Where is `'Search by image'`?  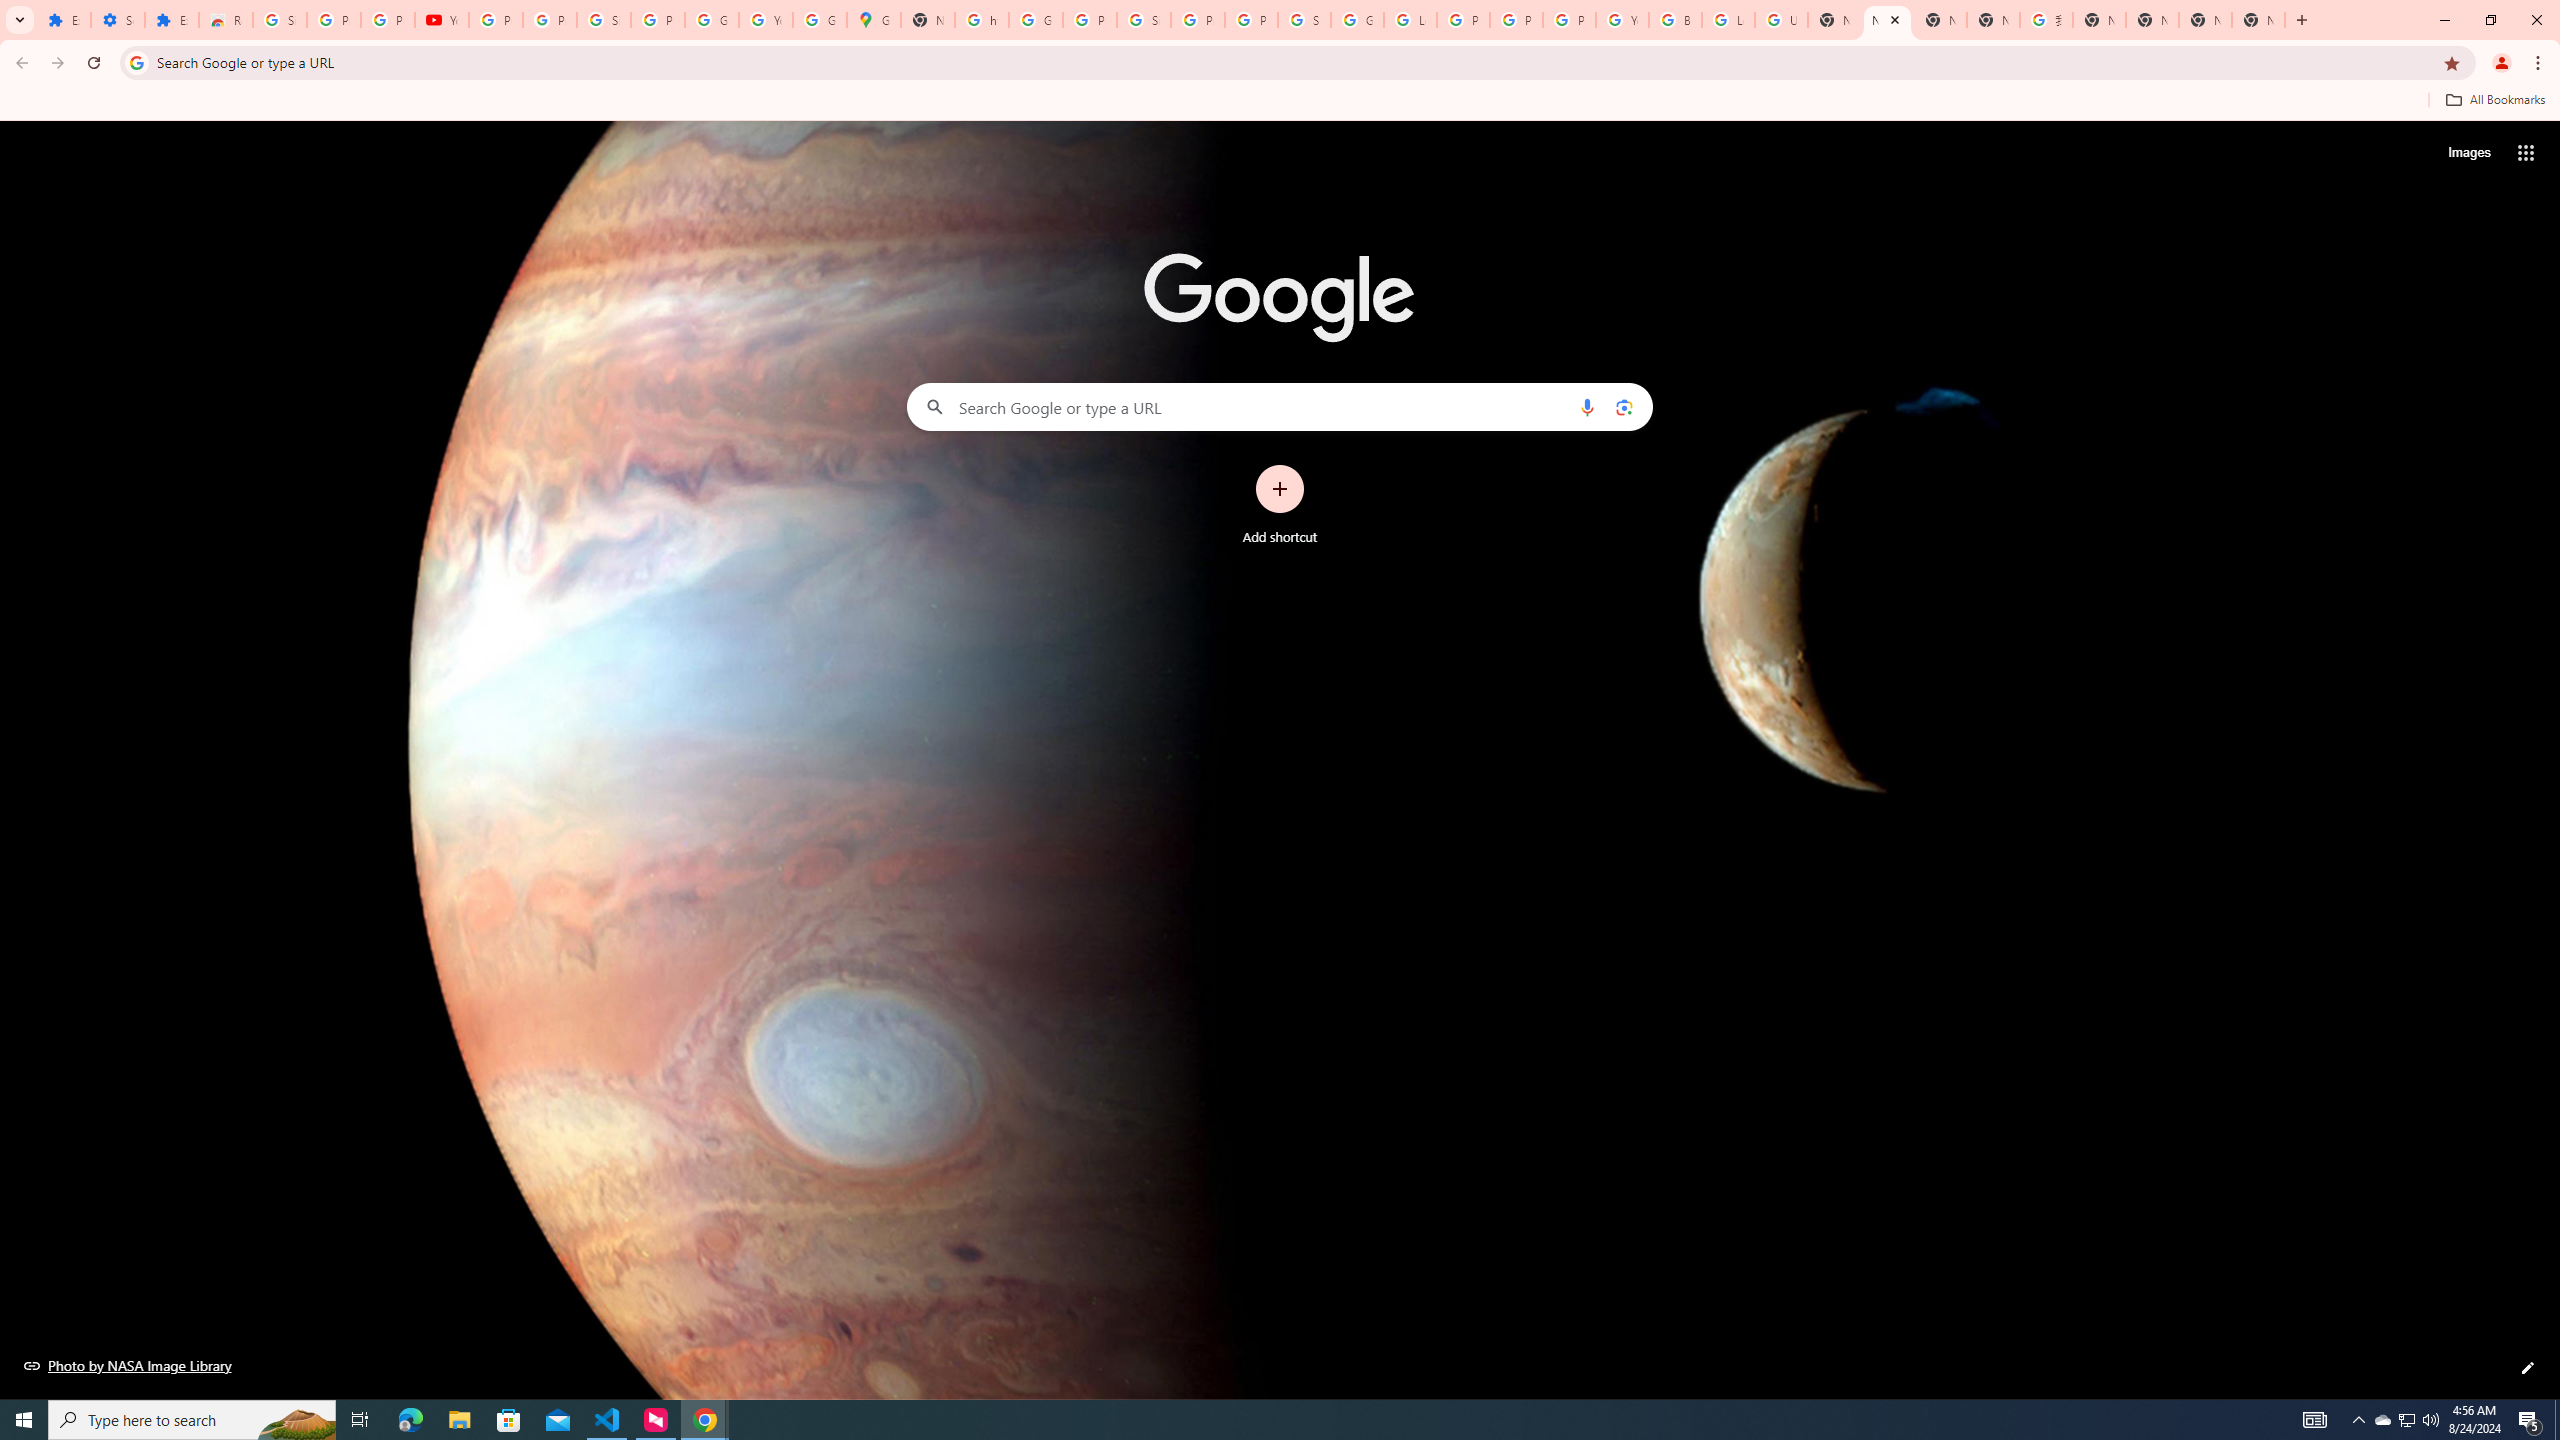 'Search by image' is located at coordinates (1622, 405).